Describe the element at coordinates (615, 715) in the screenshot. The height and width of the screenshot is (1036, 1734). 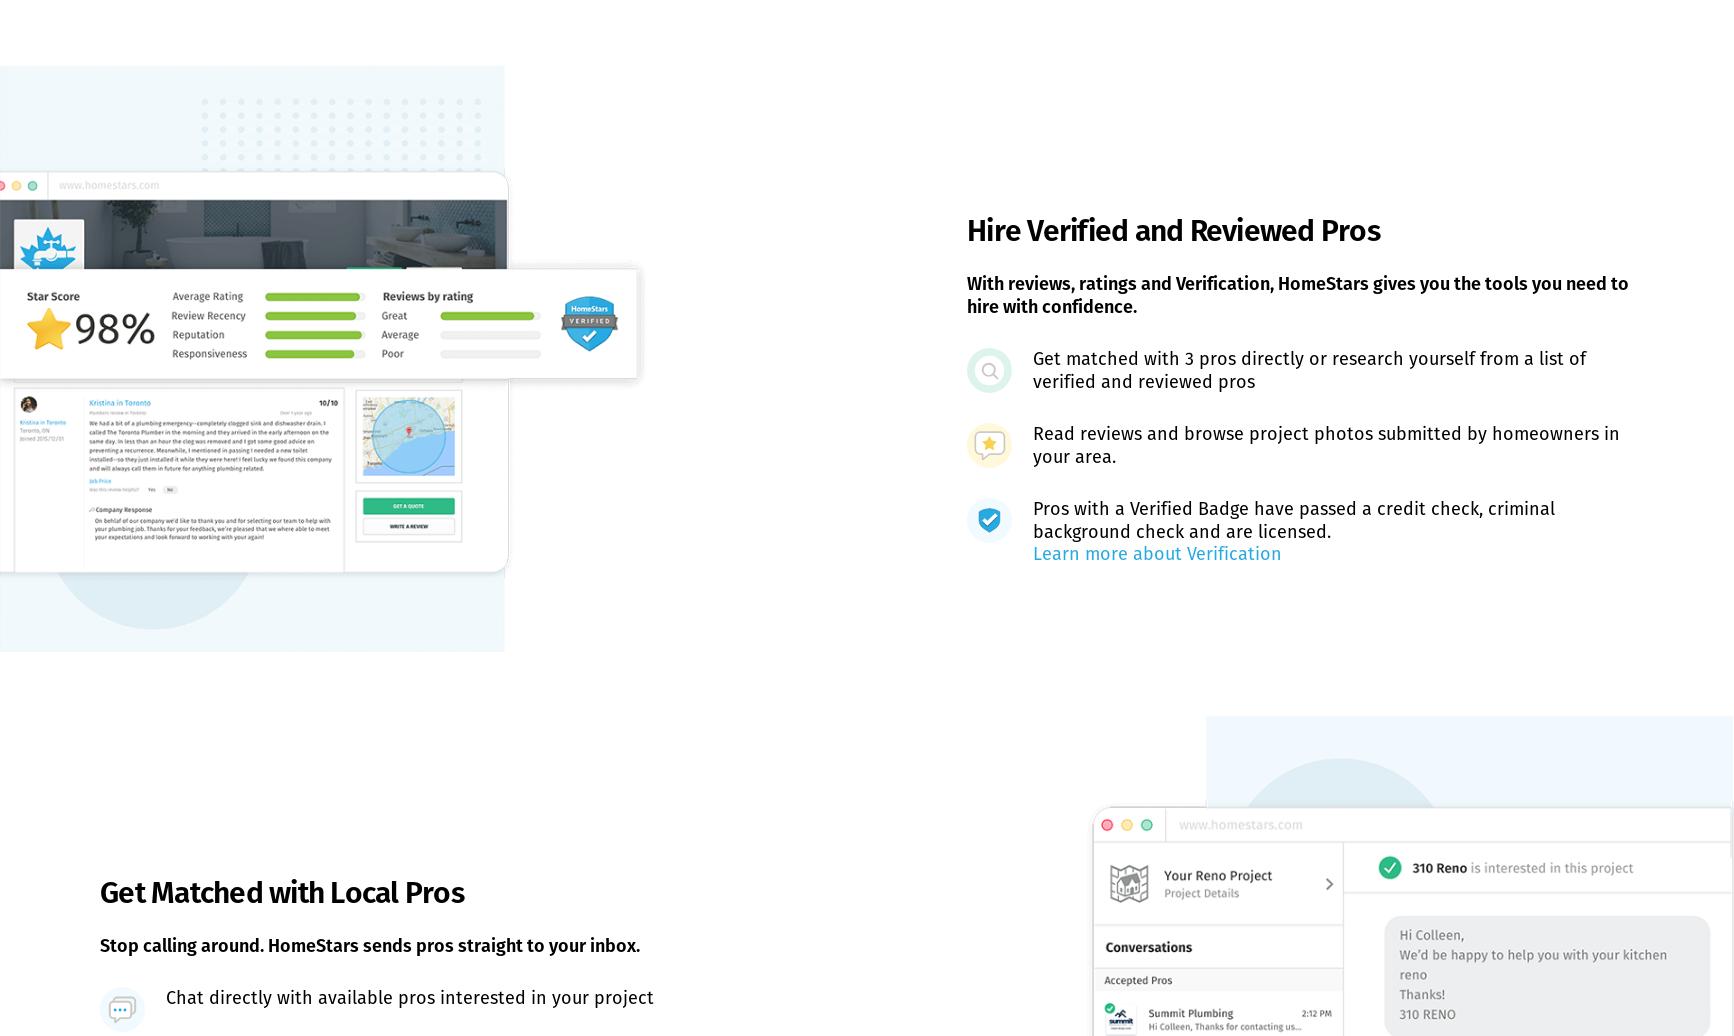
I see `'Brand Builder'` at that location.